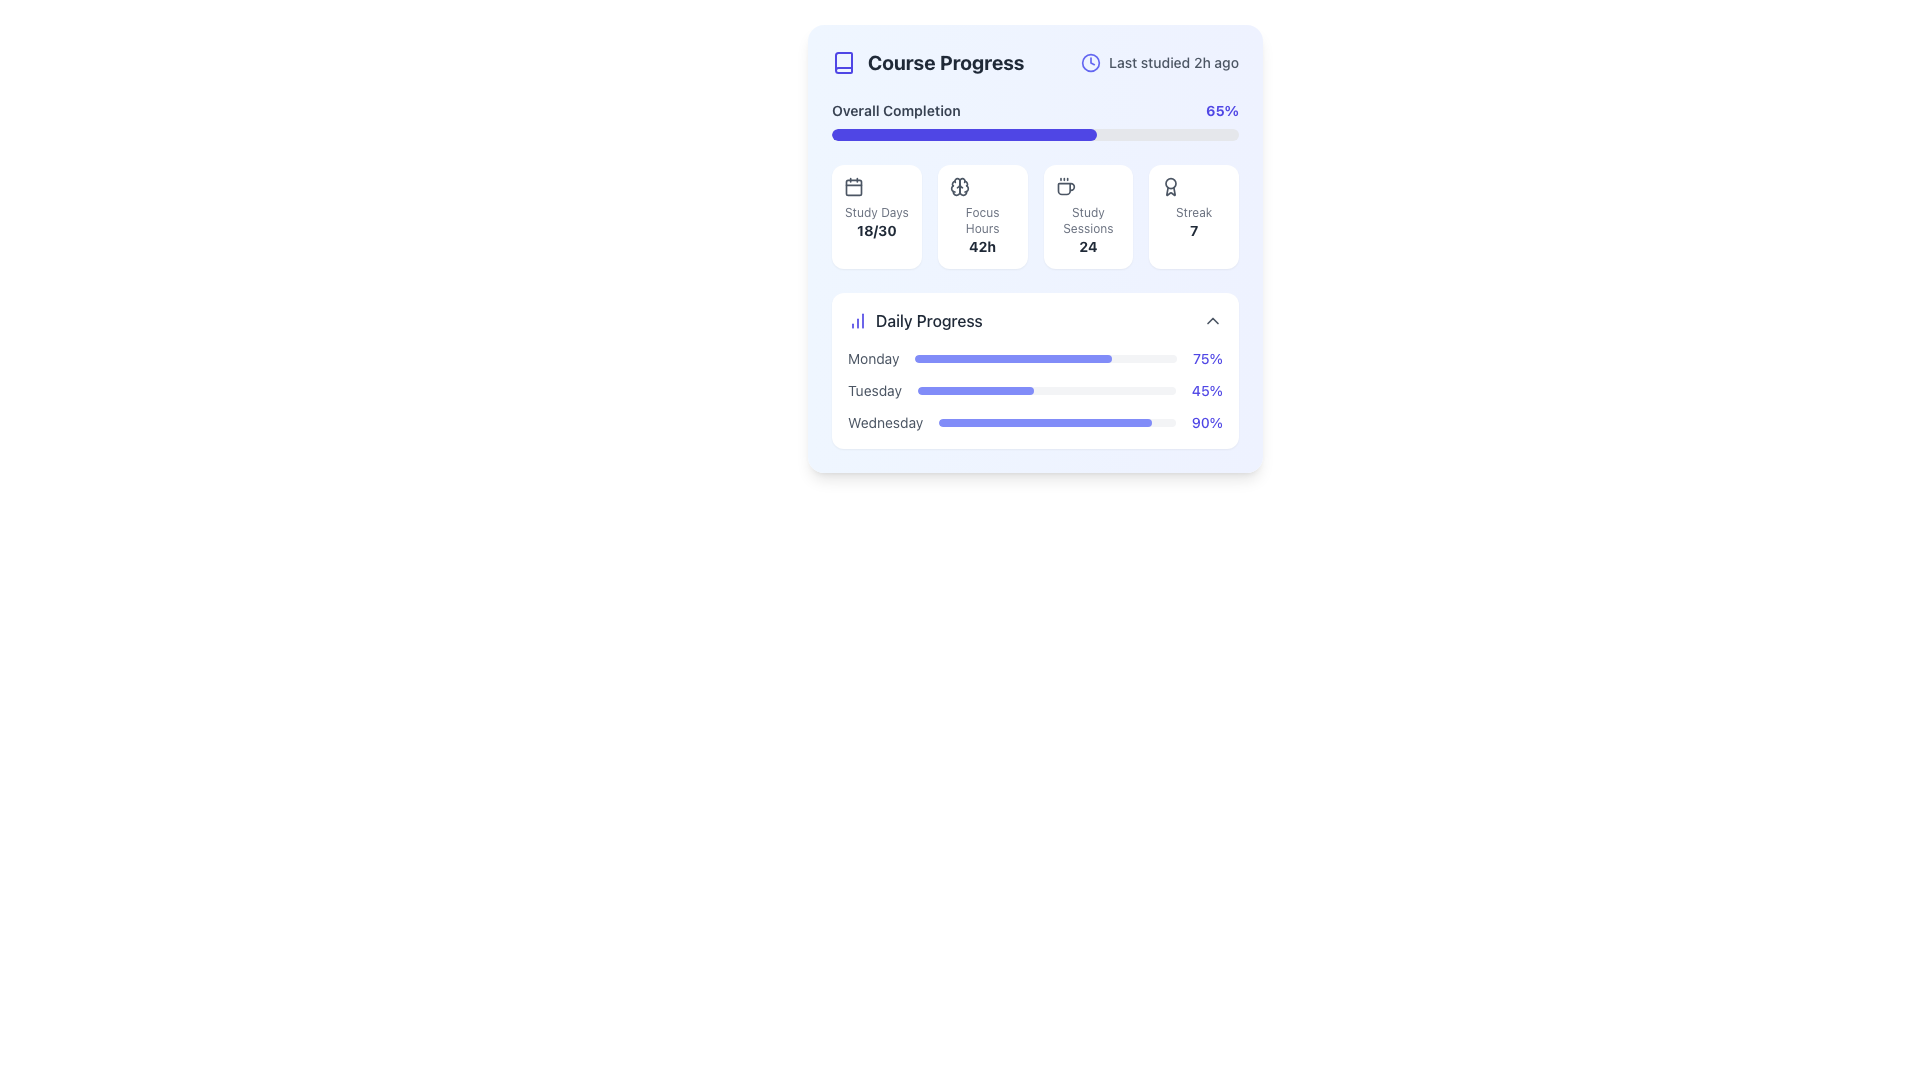 The width and height of the screenshot is (1920, 1080). I want to click on the timestamp text with icon located in the top right corner of the 'Course Progress' section, which is to the right of the 'Course Progress' title, so click(1160, 61).